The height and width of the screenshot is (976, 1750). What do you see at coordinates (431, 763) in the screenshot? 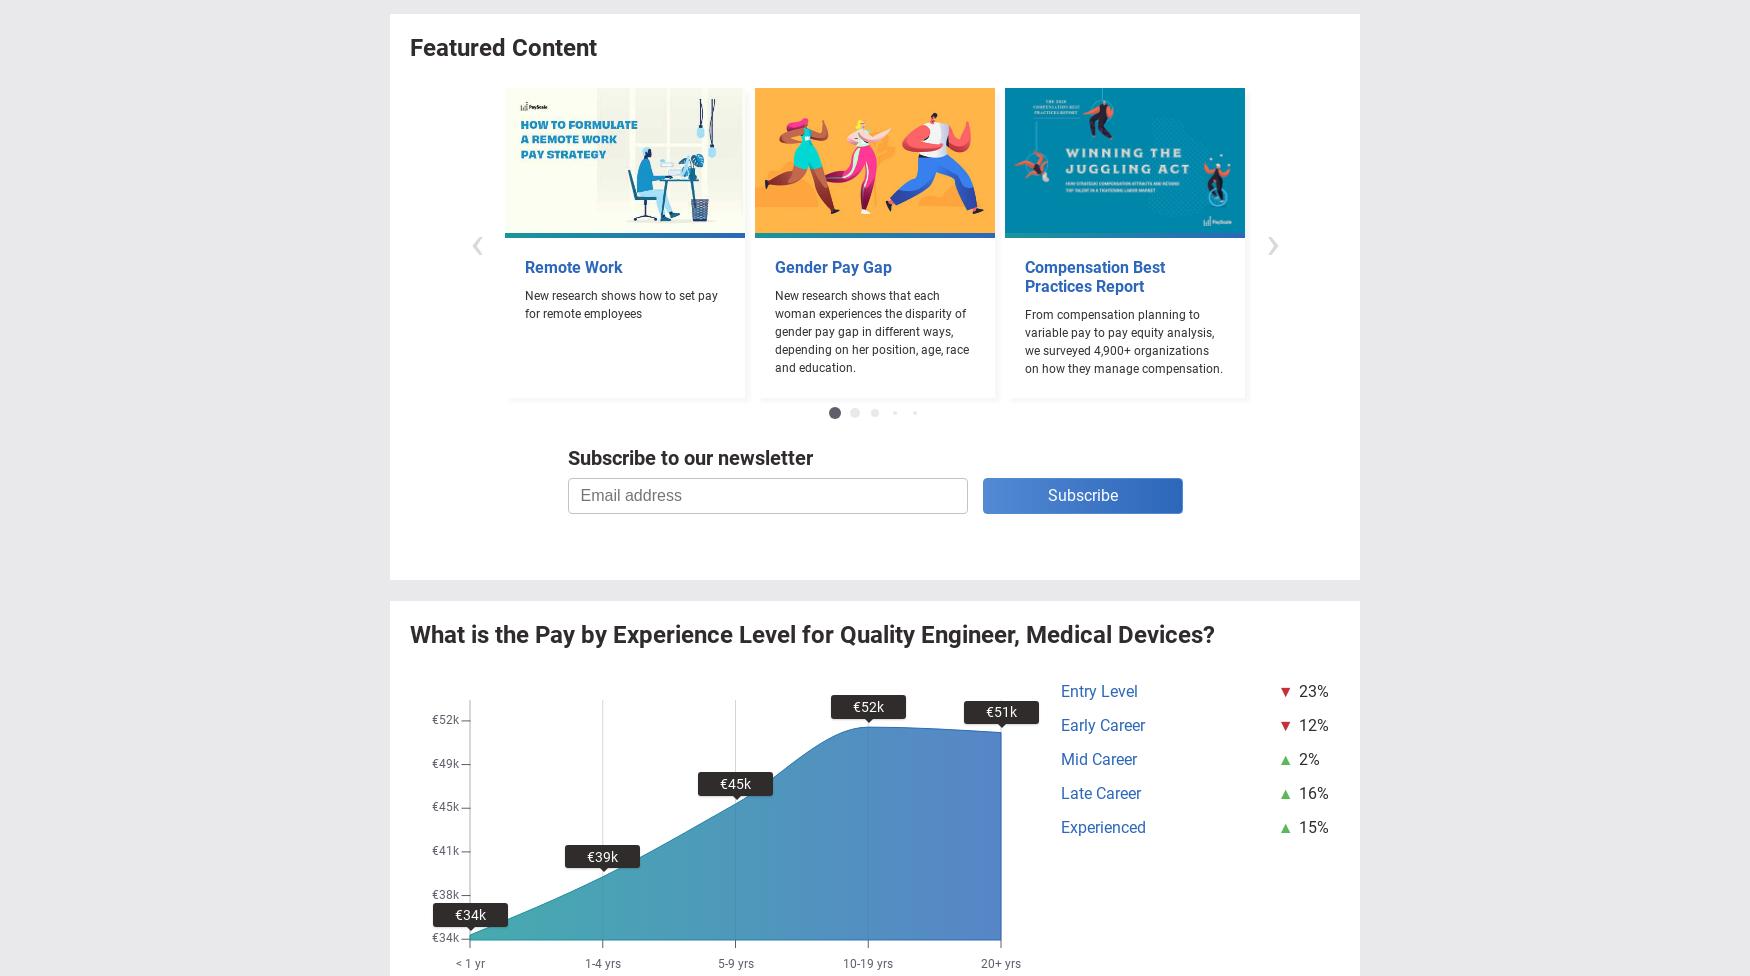
I see `'€49k'` at bounding box center [431, 763].